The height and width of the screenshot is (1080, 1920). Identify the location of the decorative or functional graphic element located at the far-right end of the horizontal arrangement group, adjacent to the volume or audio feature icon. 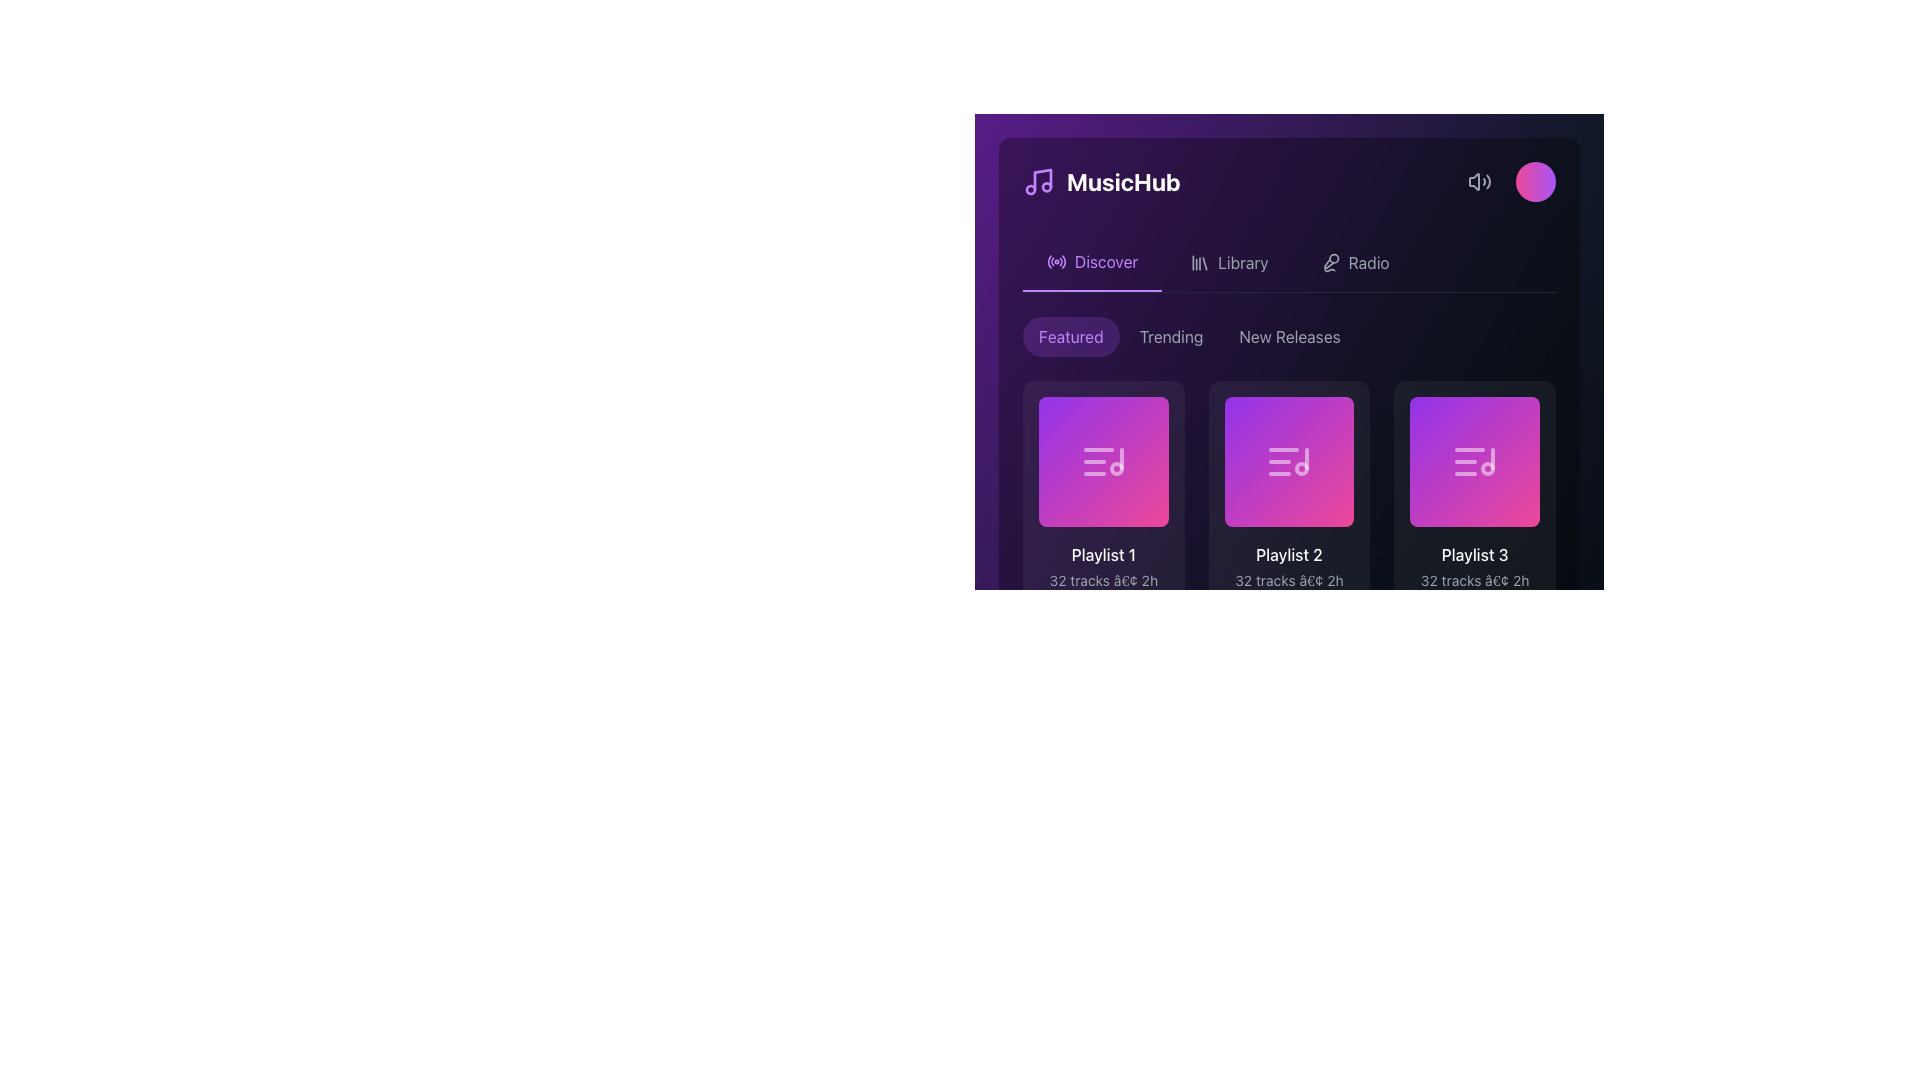
(1535, 181).